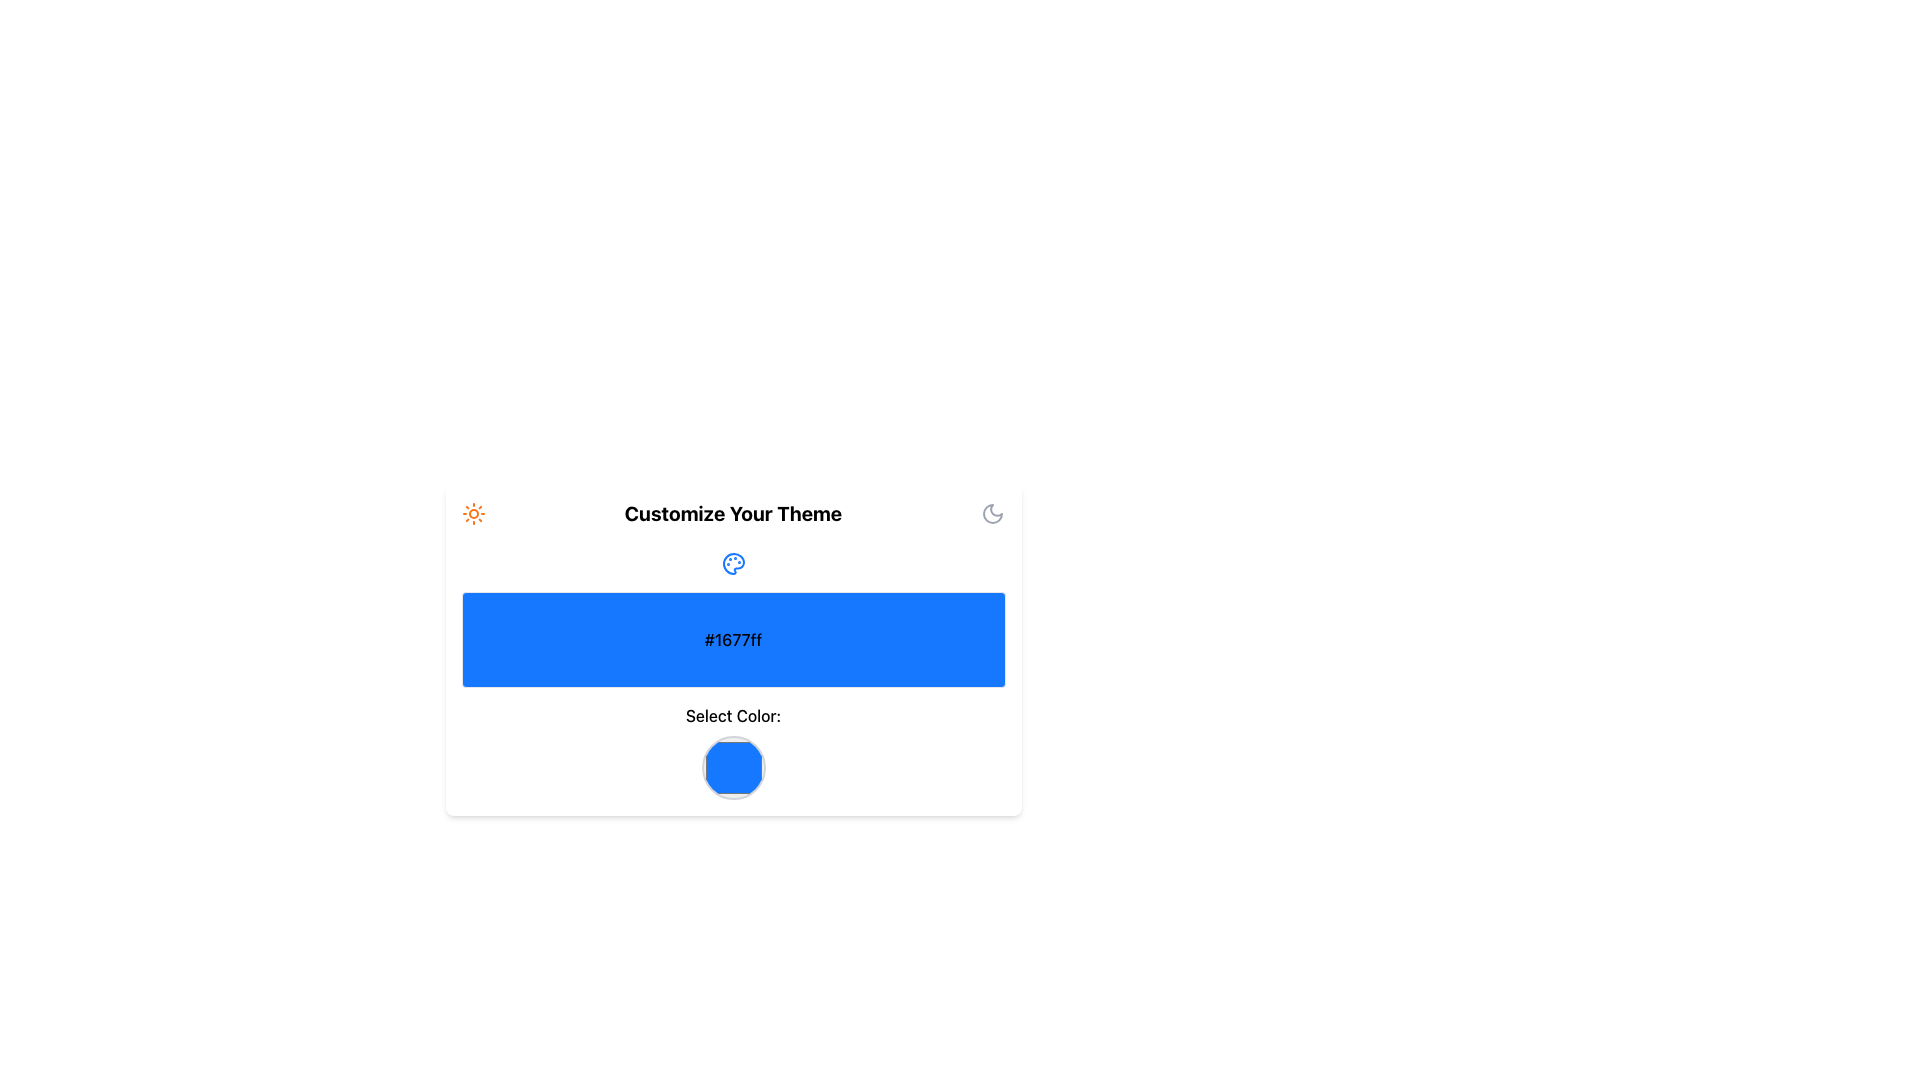  I want to click on the Display component that visually represents the selected color, located centrally below the color palette icon and above the 'Select Color:' label, so click(732, 650).